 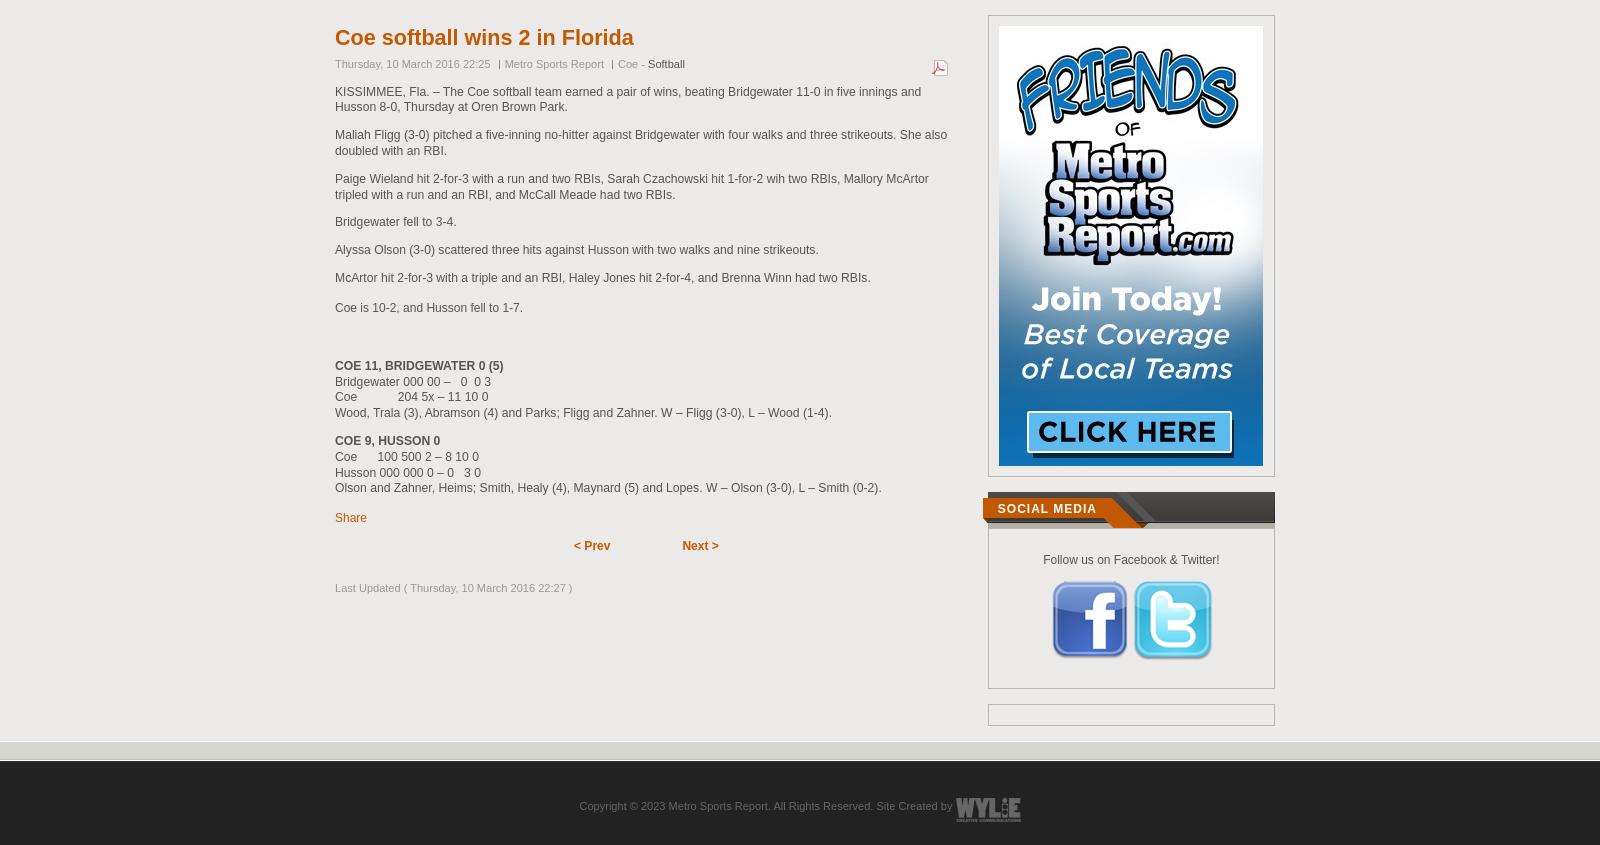 What do you see at coordinates (411, 380) in the screenshot?
I see `'Bridgewater 000 00 –   0  0 3'` at bounding box center [411, 380].